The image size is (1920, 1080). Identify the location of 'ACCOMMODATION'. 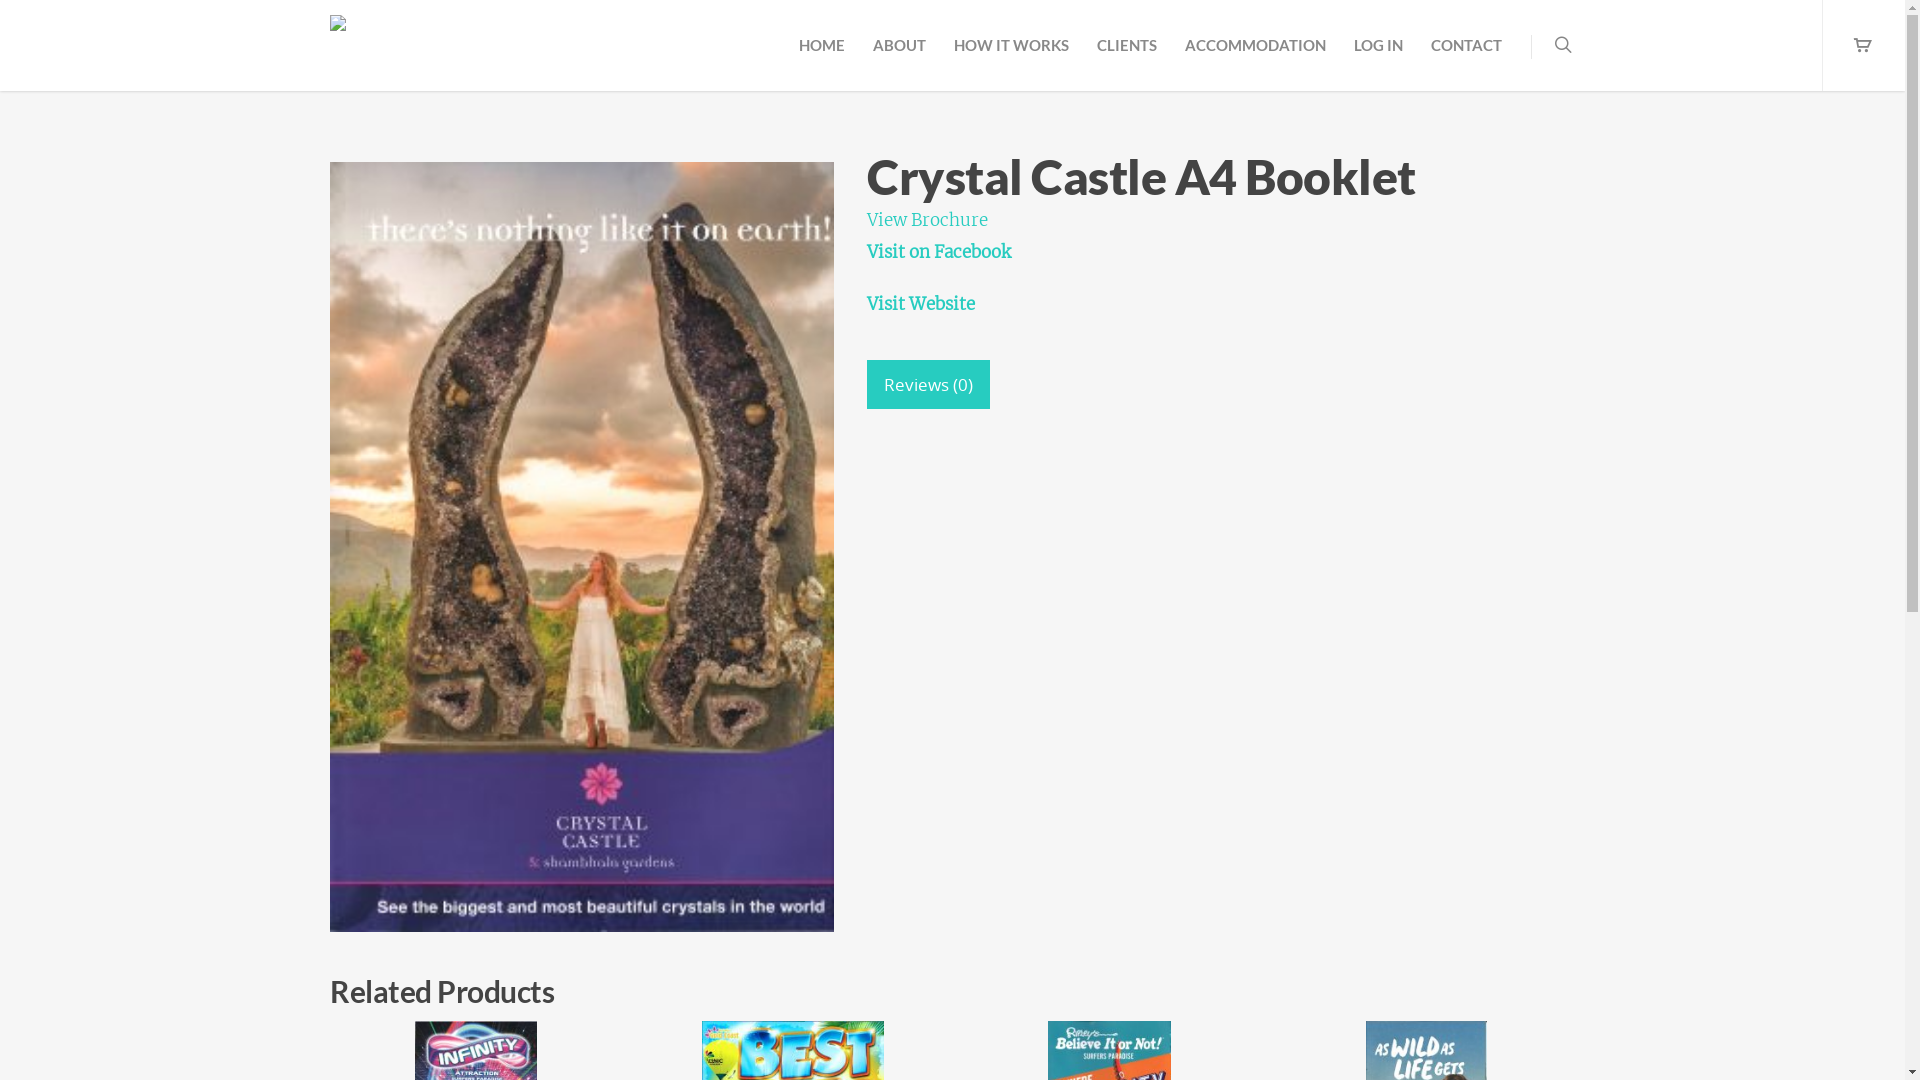
(1254, 52).